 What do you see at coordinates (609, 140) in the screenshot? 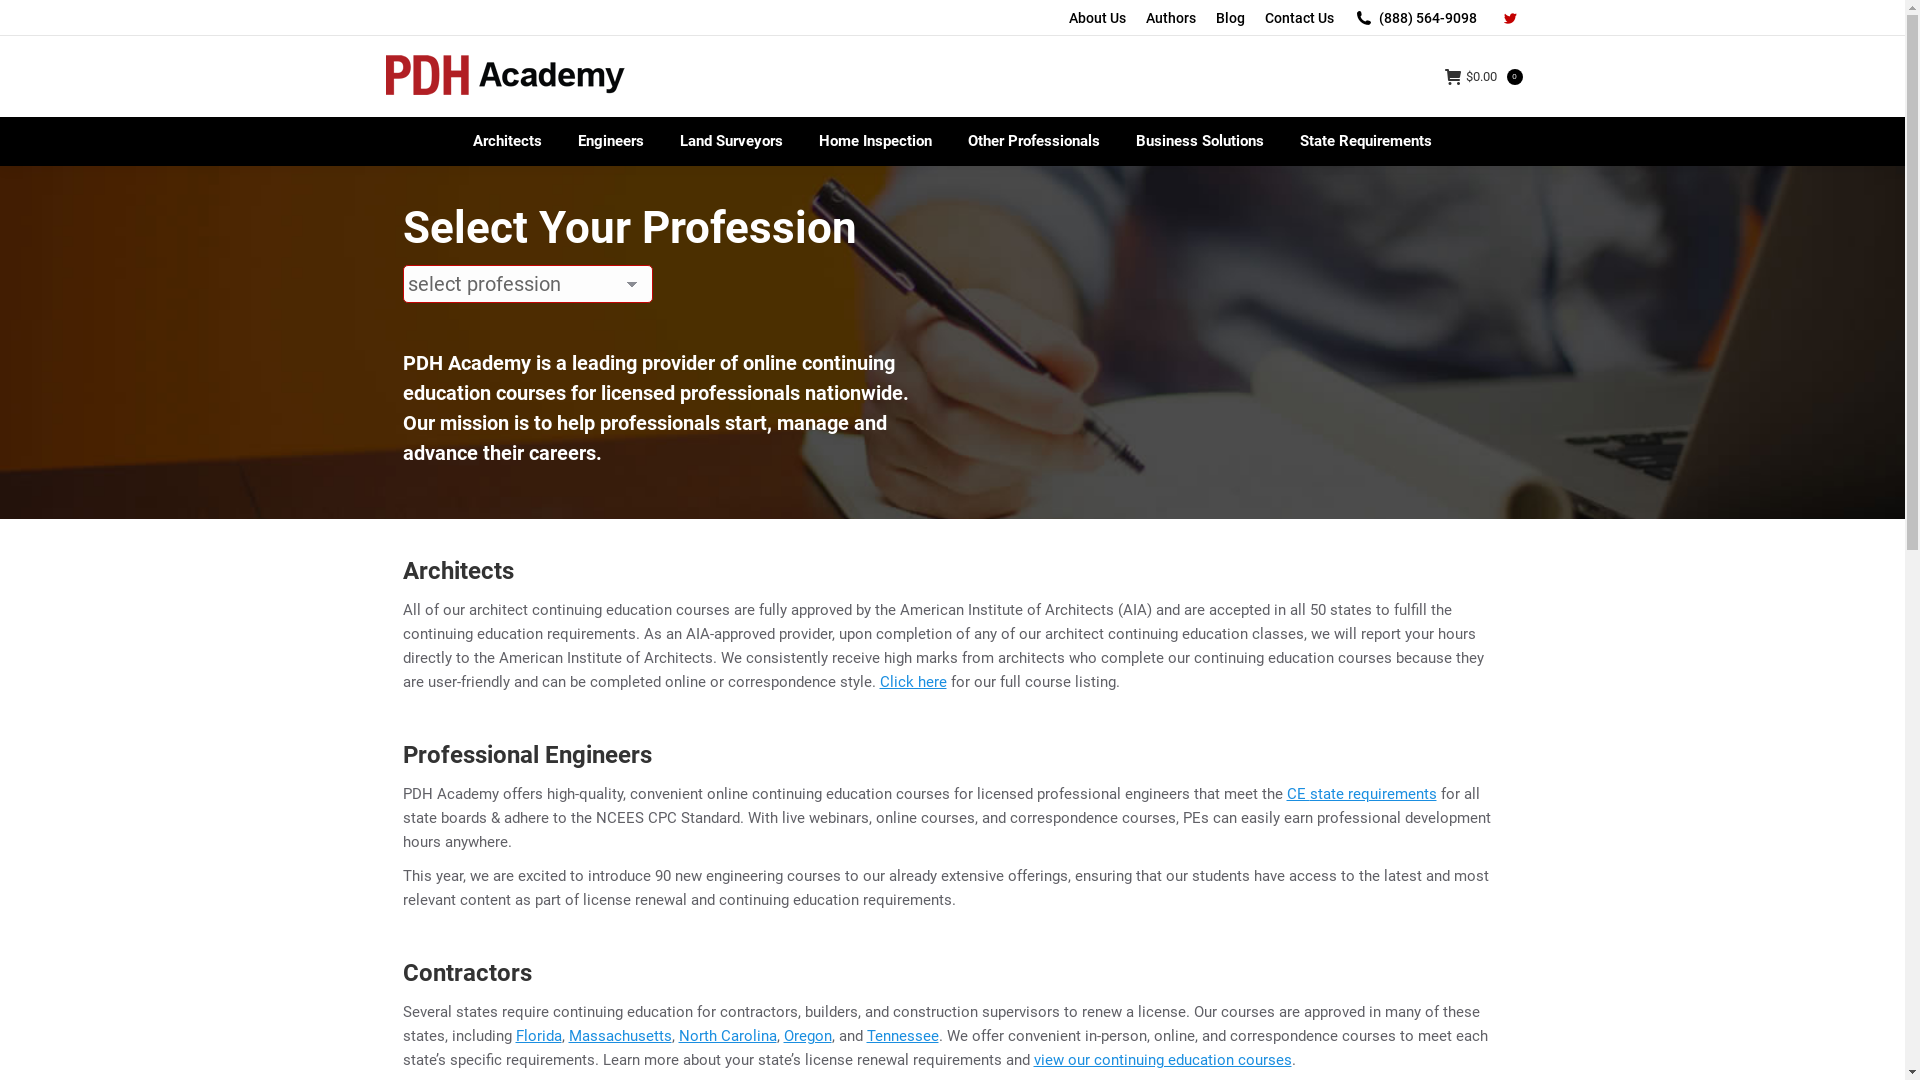
I see `'Engineers'` at bounding box center [609, 140].